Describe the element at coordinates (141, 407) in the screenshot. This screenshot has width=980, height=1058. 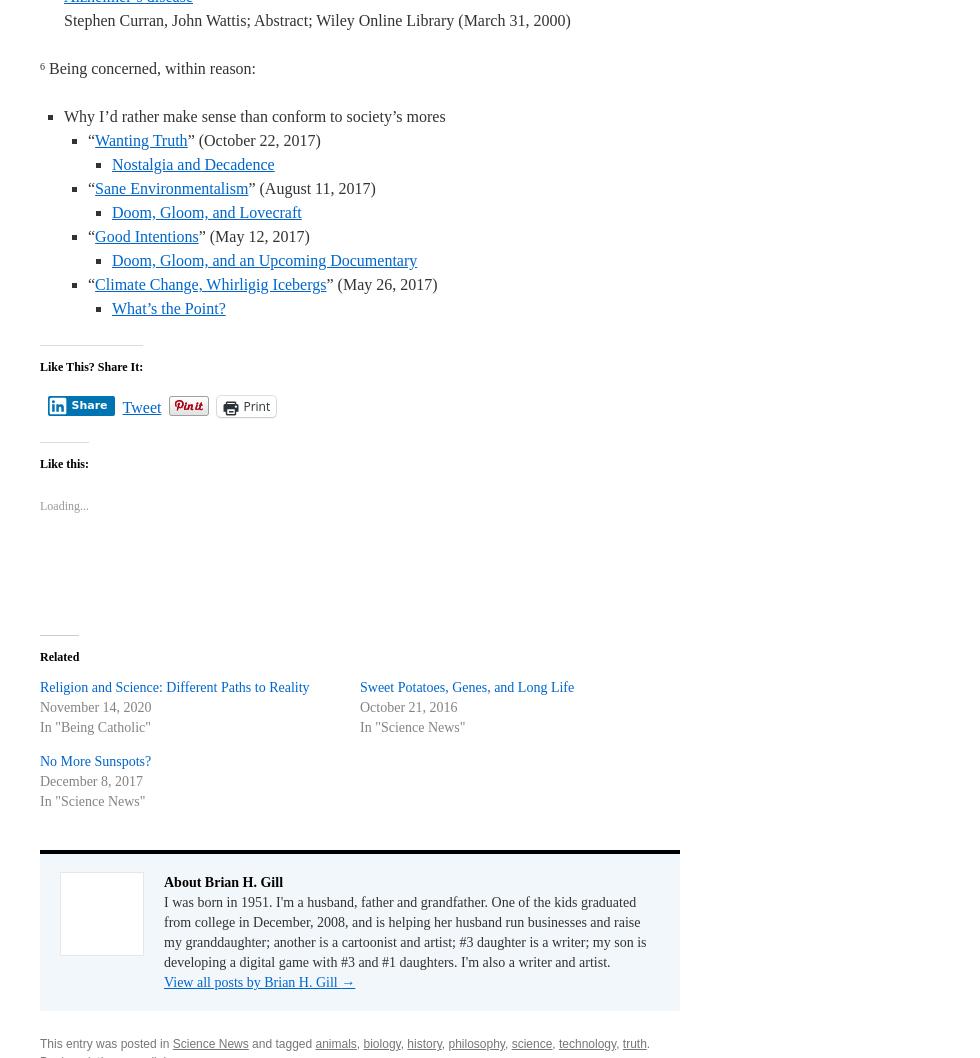
I see `'Tweet'` at that location.